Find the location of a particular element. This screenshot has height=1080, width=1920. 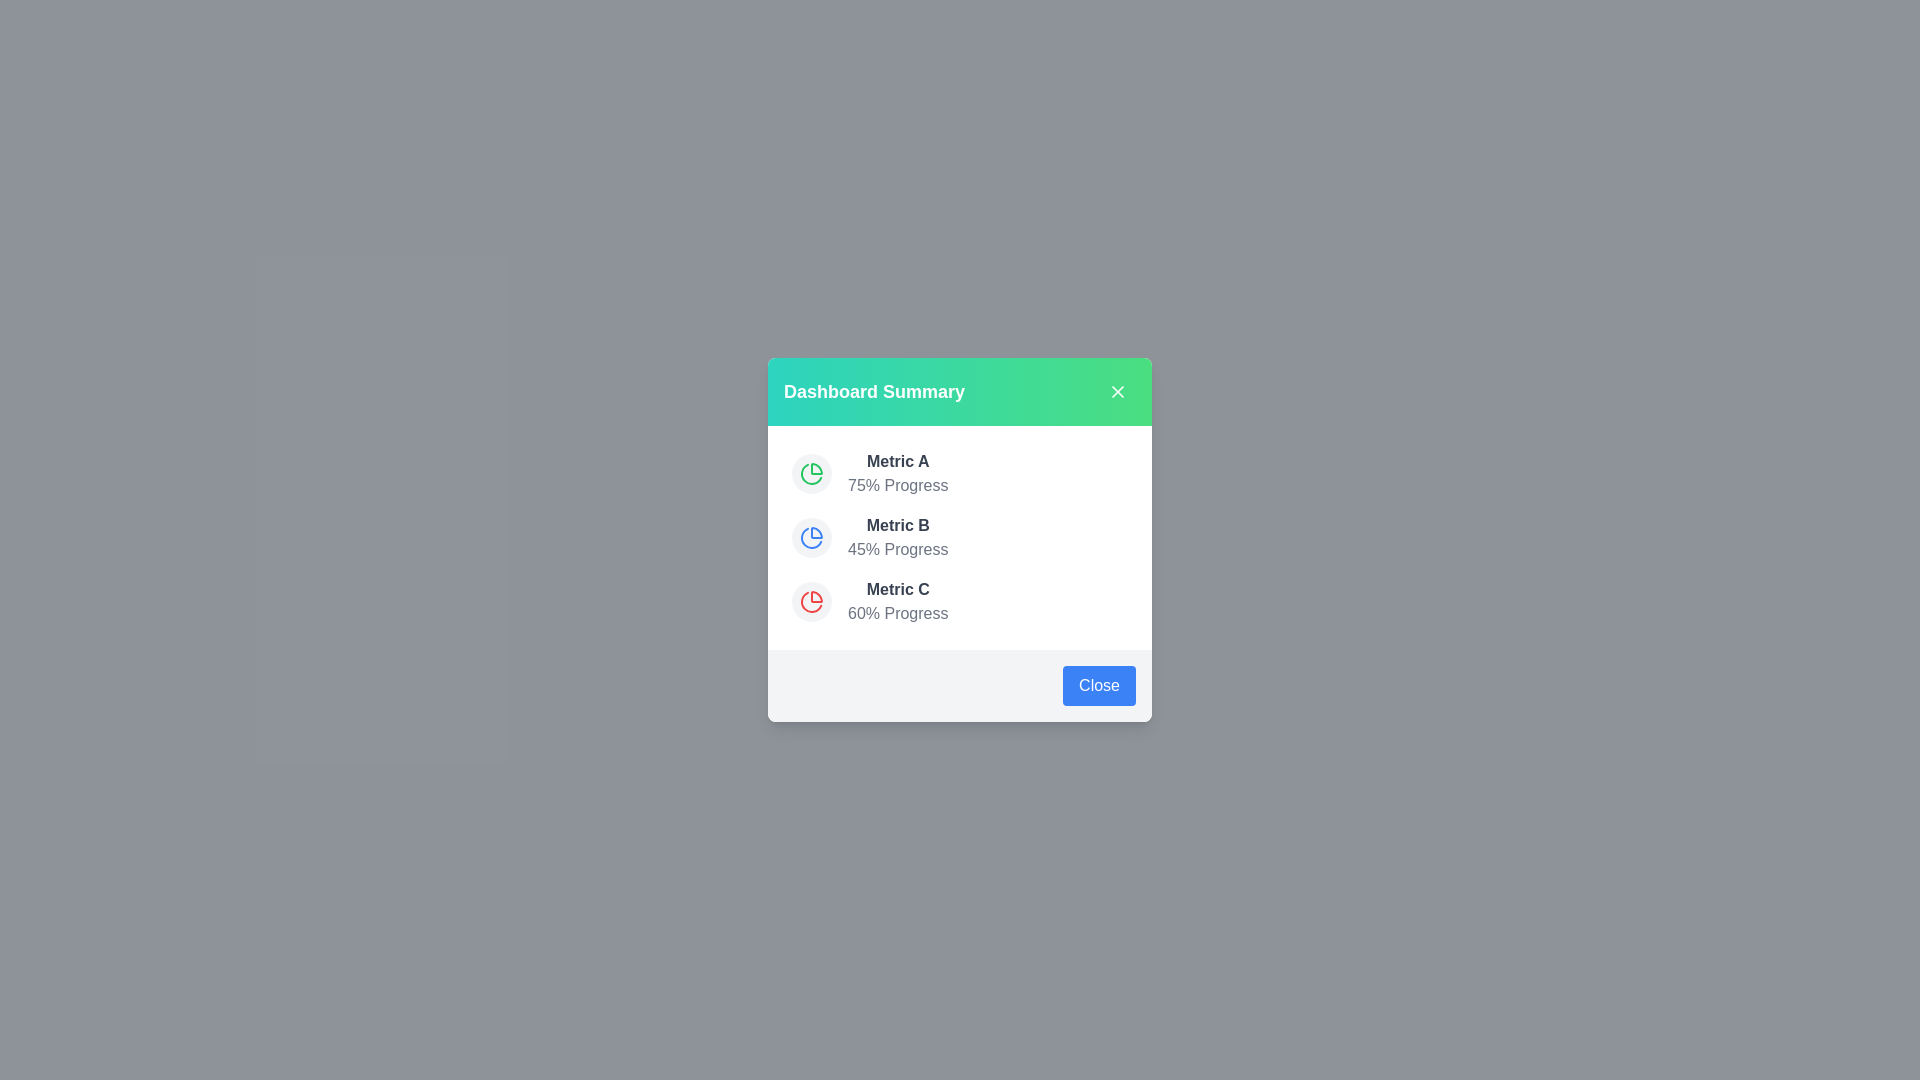

the pie chart icon for Metric A is located at coordinates (811, 474).